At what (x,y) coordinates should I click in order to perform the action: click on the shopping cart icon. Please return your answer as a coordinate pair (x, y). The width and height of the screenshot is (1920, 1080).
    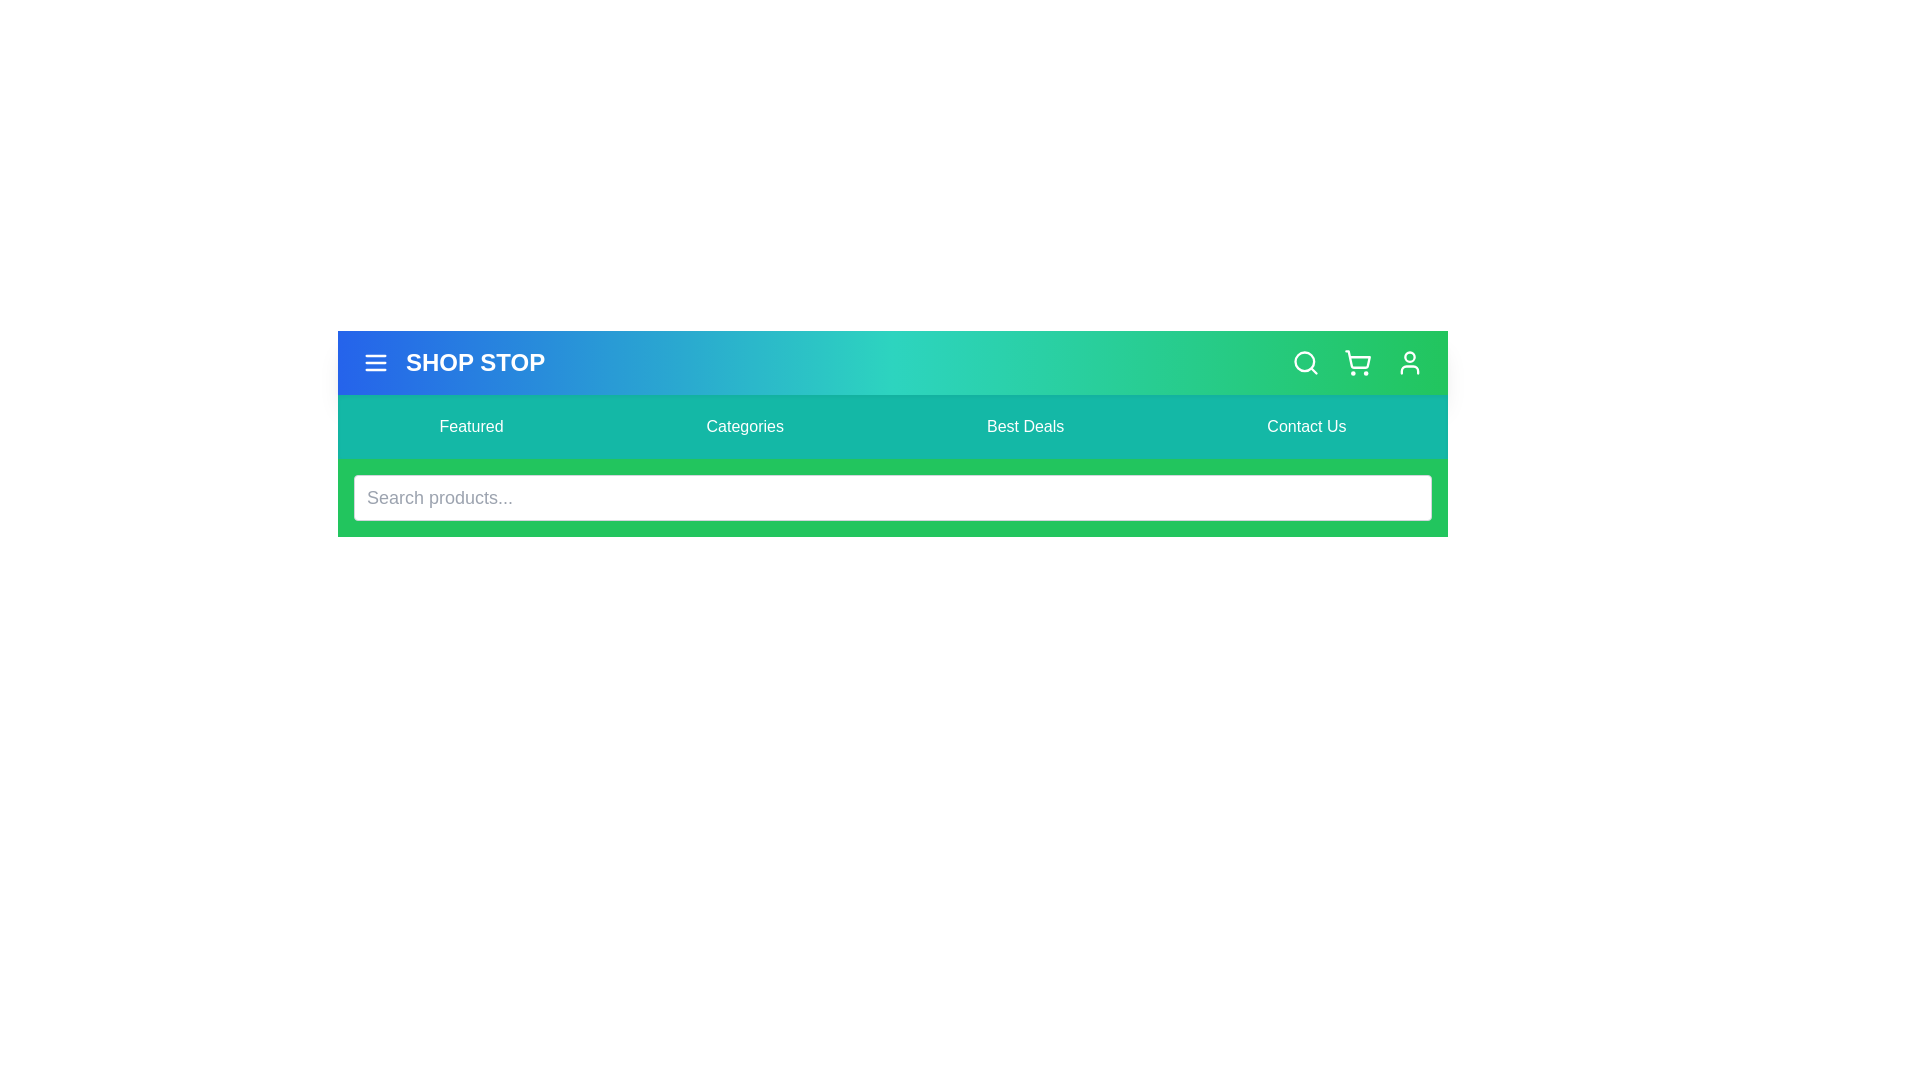
    Looking at the image, I should click on (1358, 362).